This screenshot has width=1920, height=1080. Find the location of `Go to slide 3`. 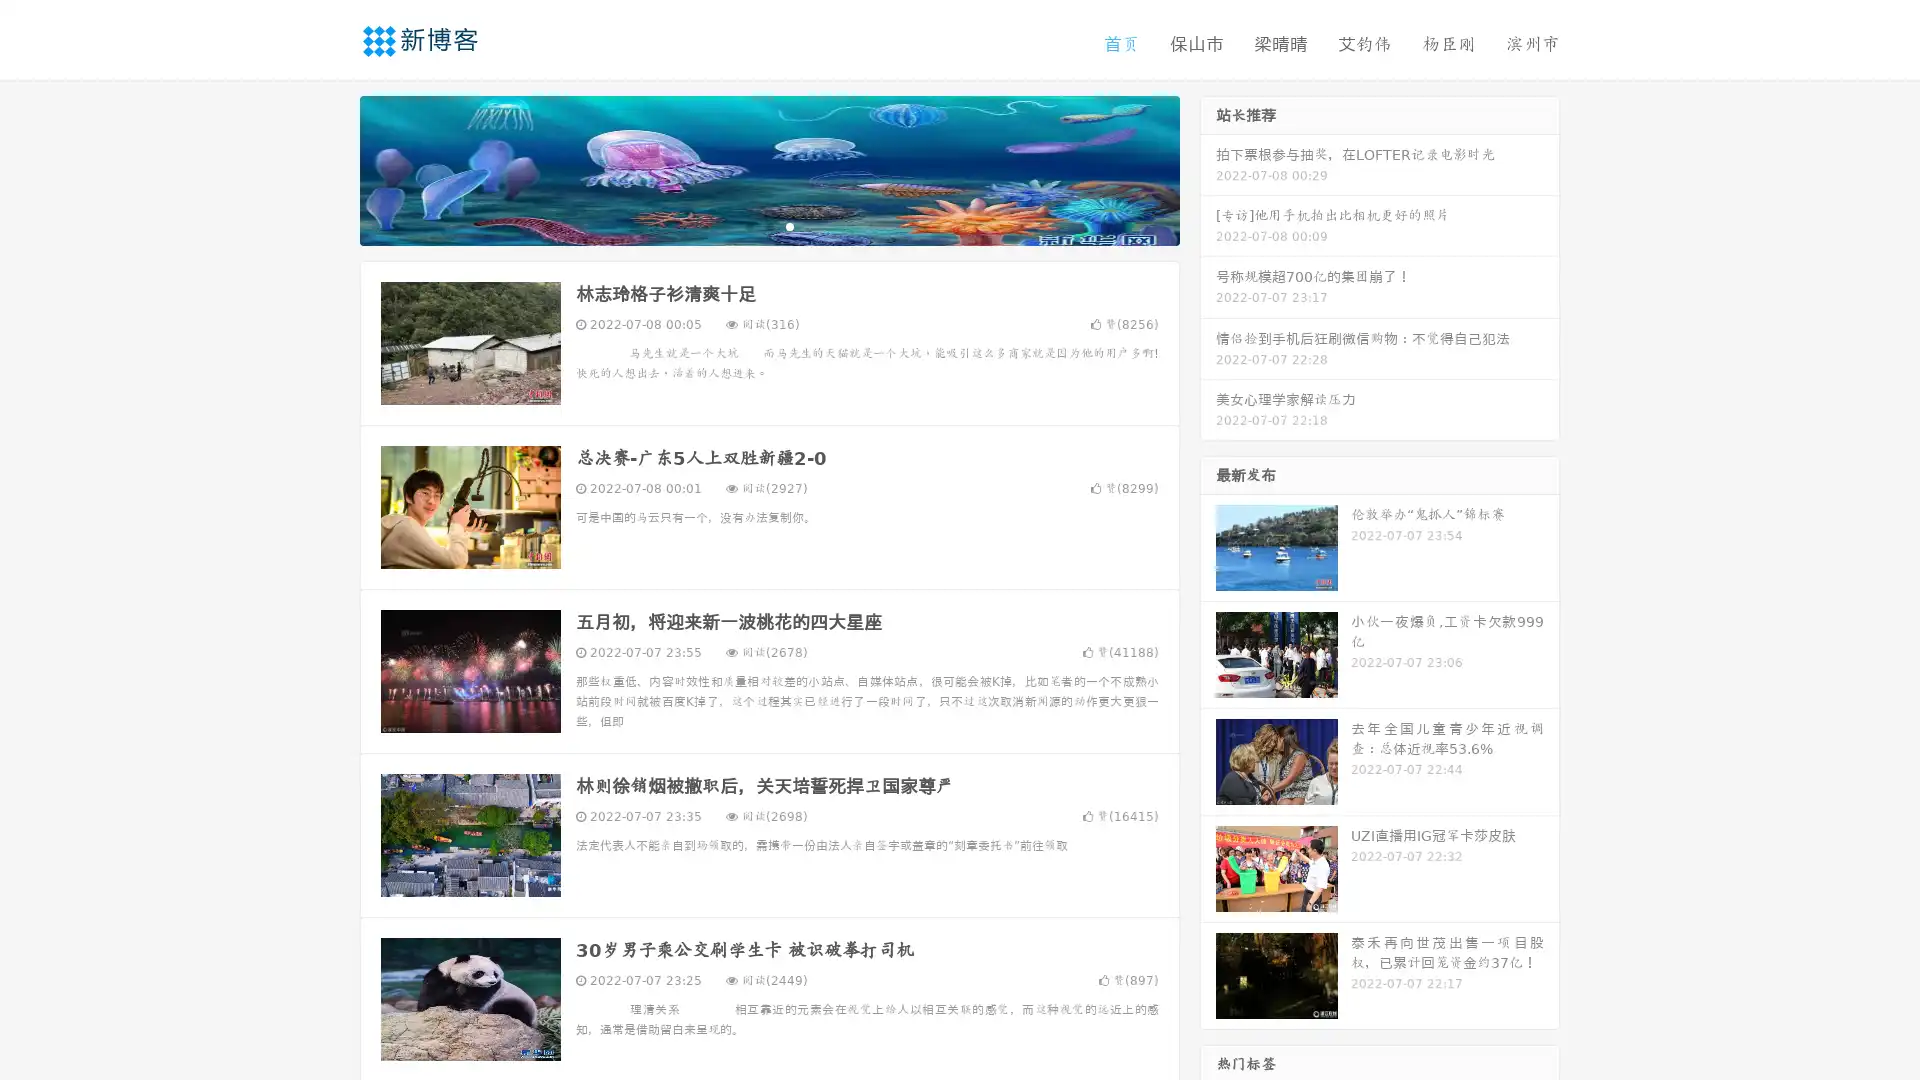

Go to slide 3 is located at coordinates (789, 225).